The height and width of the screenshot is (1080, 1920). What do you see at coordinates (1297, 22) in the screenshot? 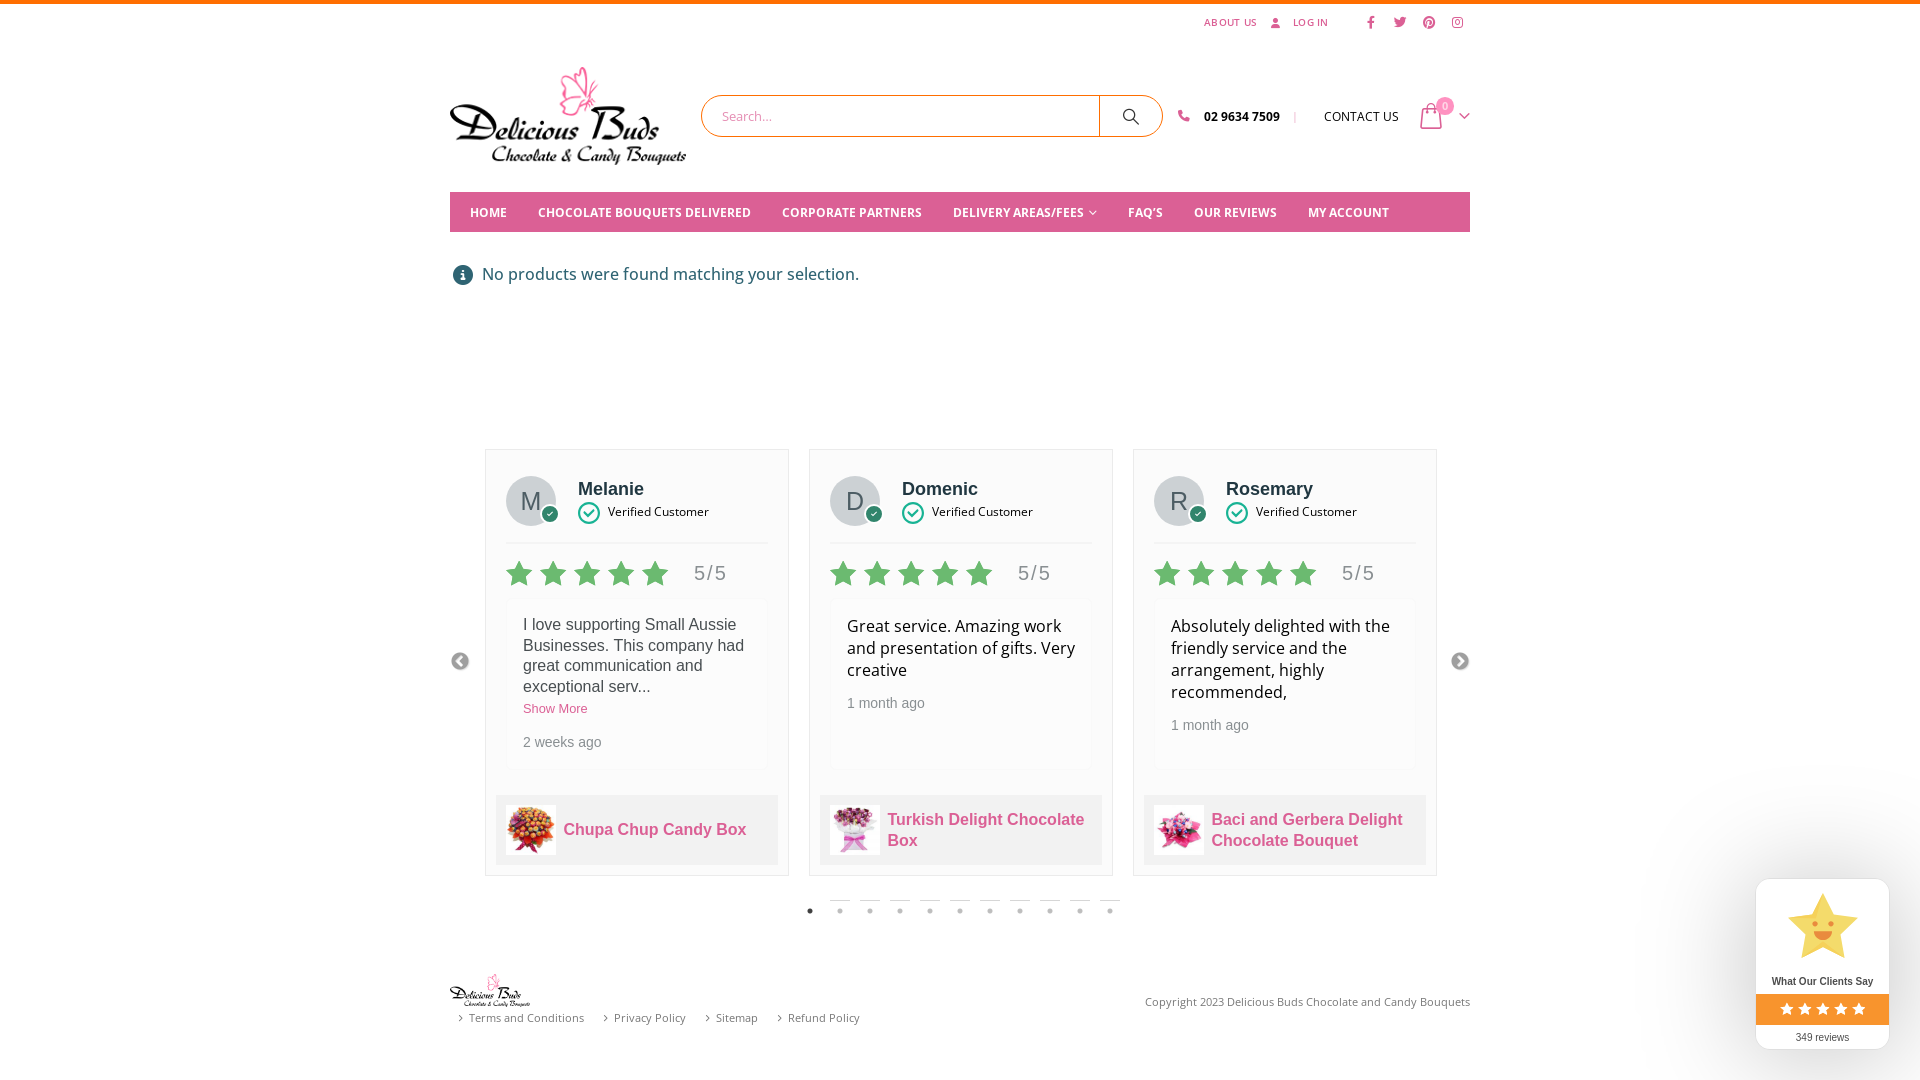
I see `'LOG IN'` at bounding box center [1297, 22].